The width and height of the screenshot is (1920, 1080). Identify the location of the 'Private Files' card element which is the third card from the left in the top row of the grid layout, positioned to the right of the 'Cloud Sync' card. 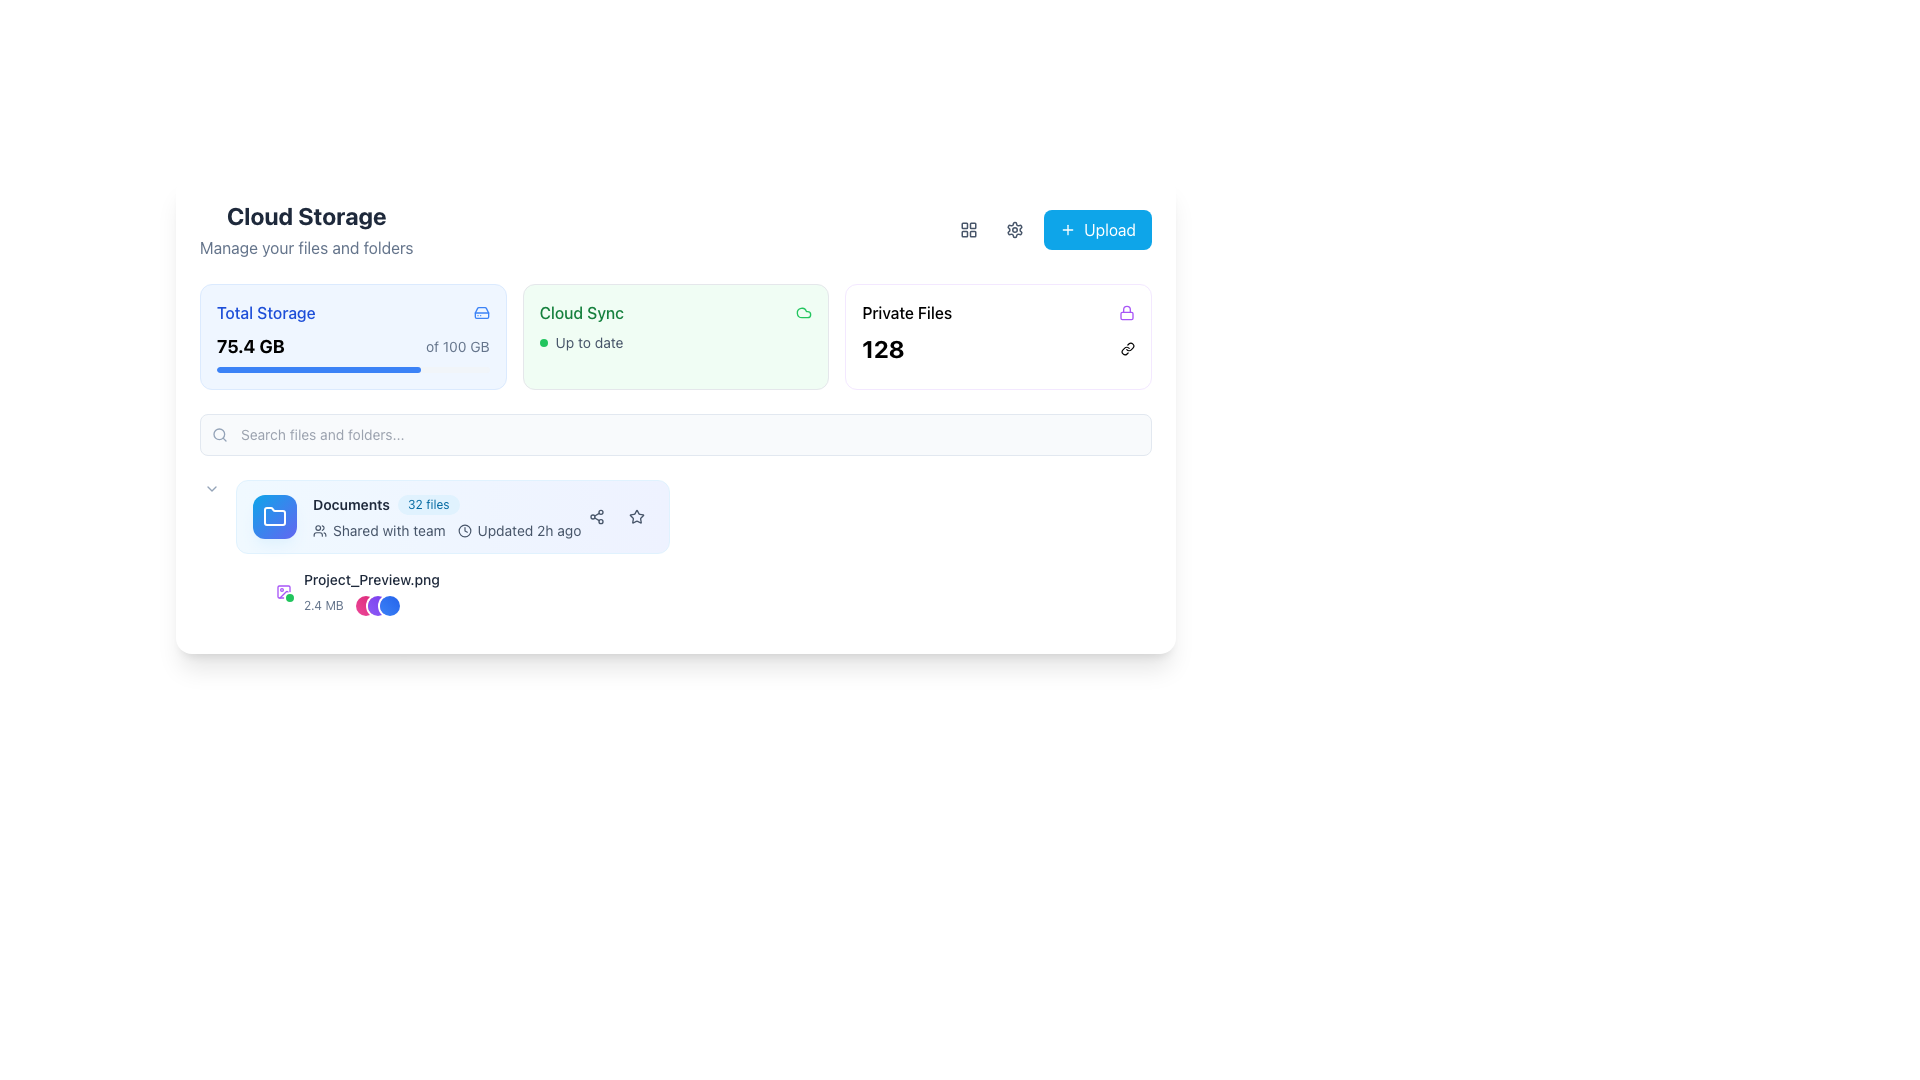
(1011, 378).